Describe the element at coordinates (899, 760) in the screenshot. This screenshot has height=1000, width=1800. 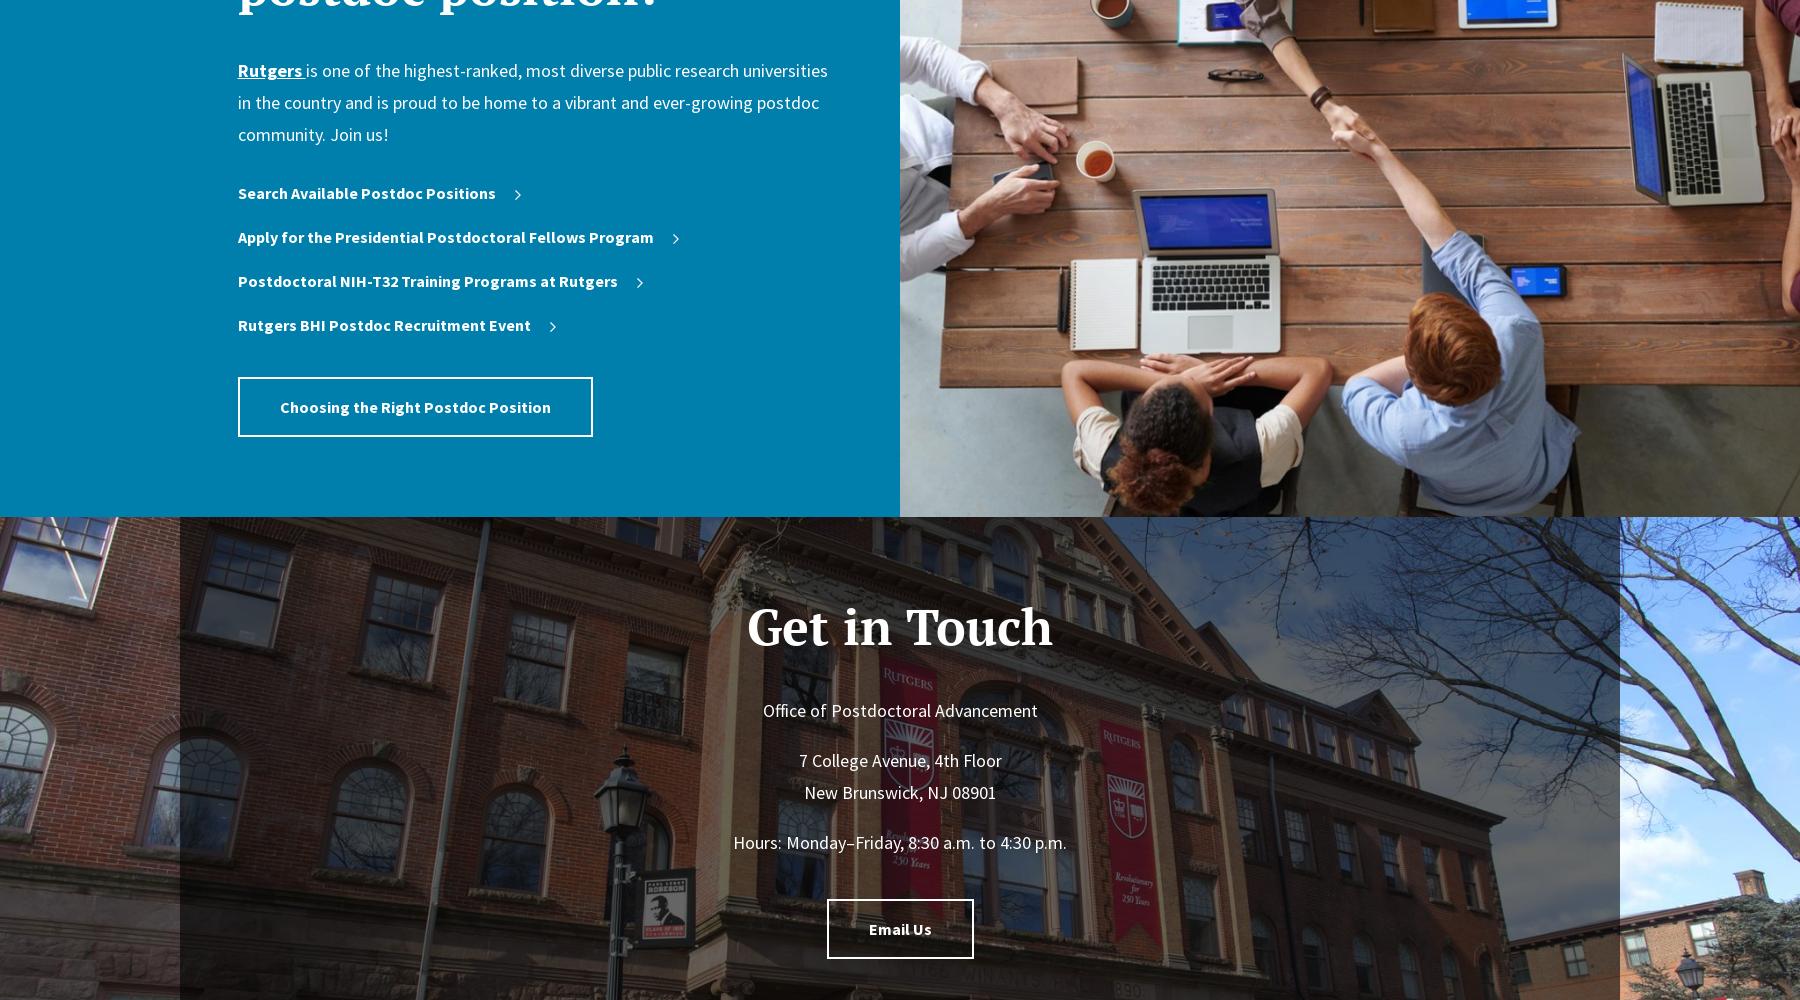
I see `'7 College Avenue, 4th Floor'` at that location.